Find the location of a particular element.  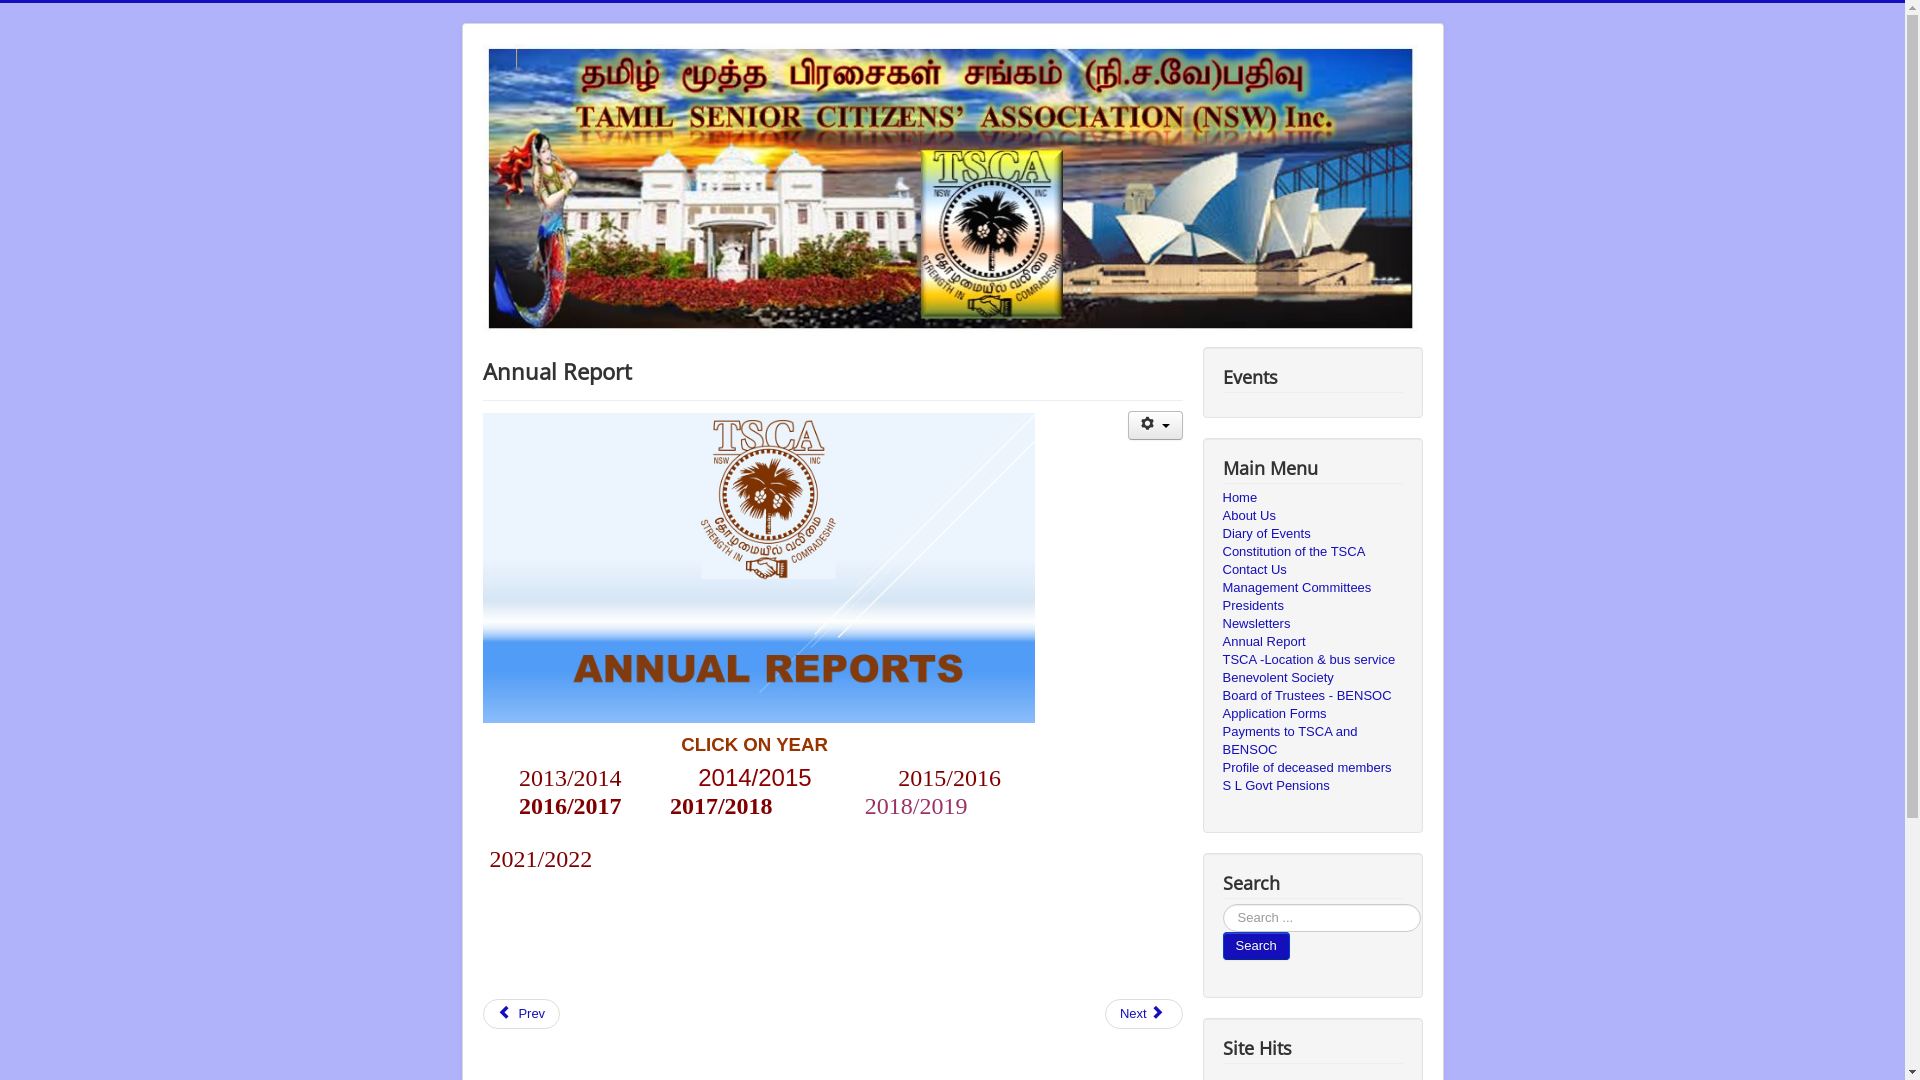

'Application Forms' is located at coordinates (1311, 712).